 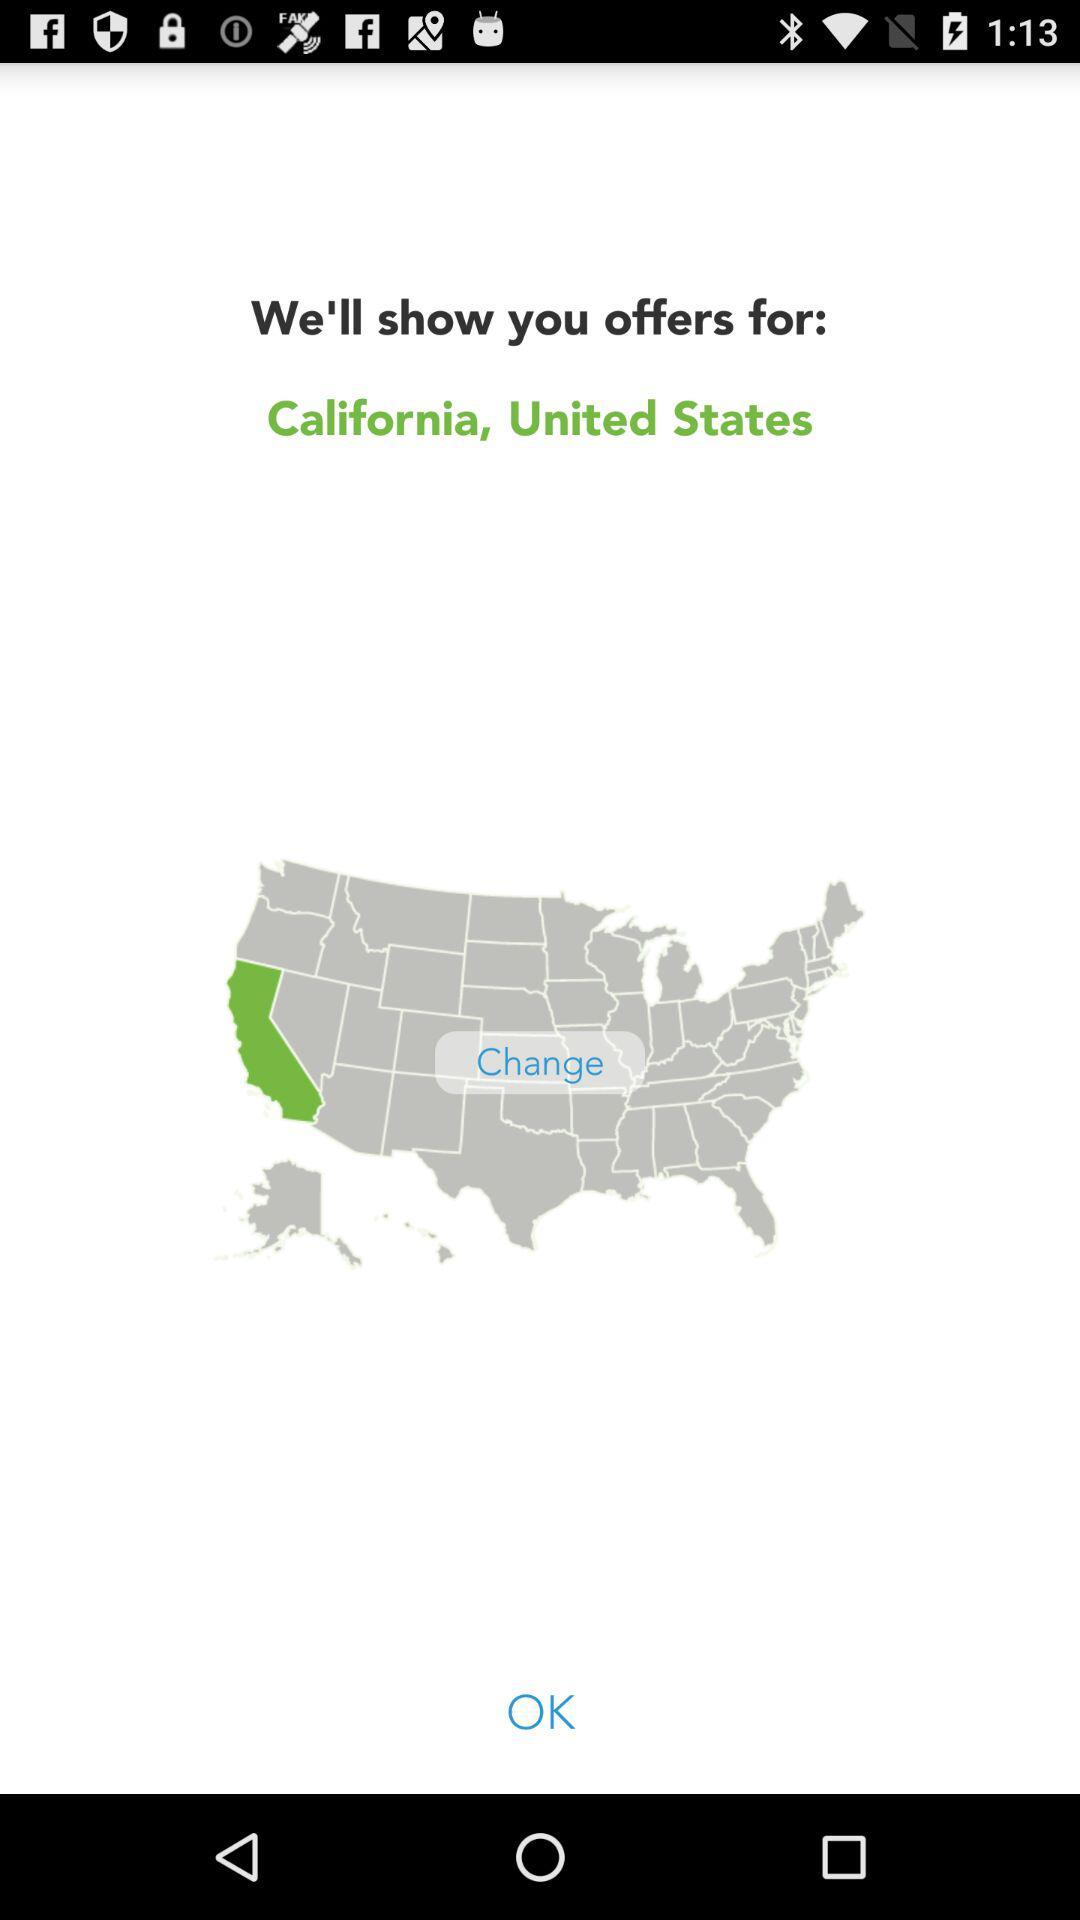 What do you see at coordinates (540, 1714) in the screenshot?
I see `ok item` at bounding box center [540, 1714].